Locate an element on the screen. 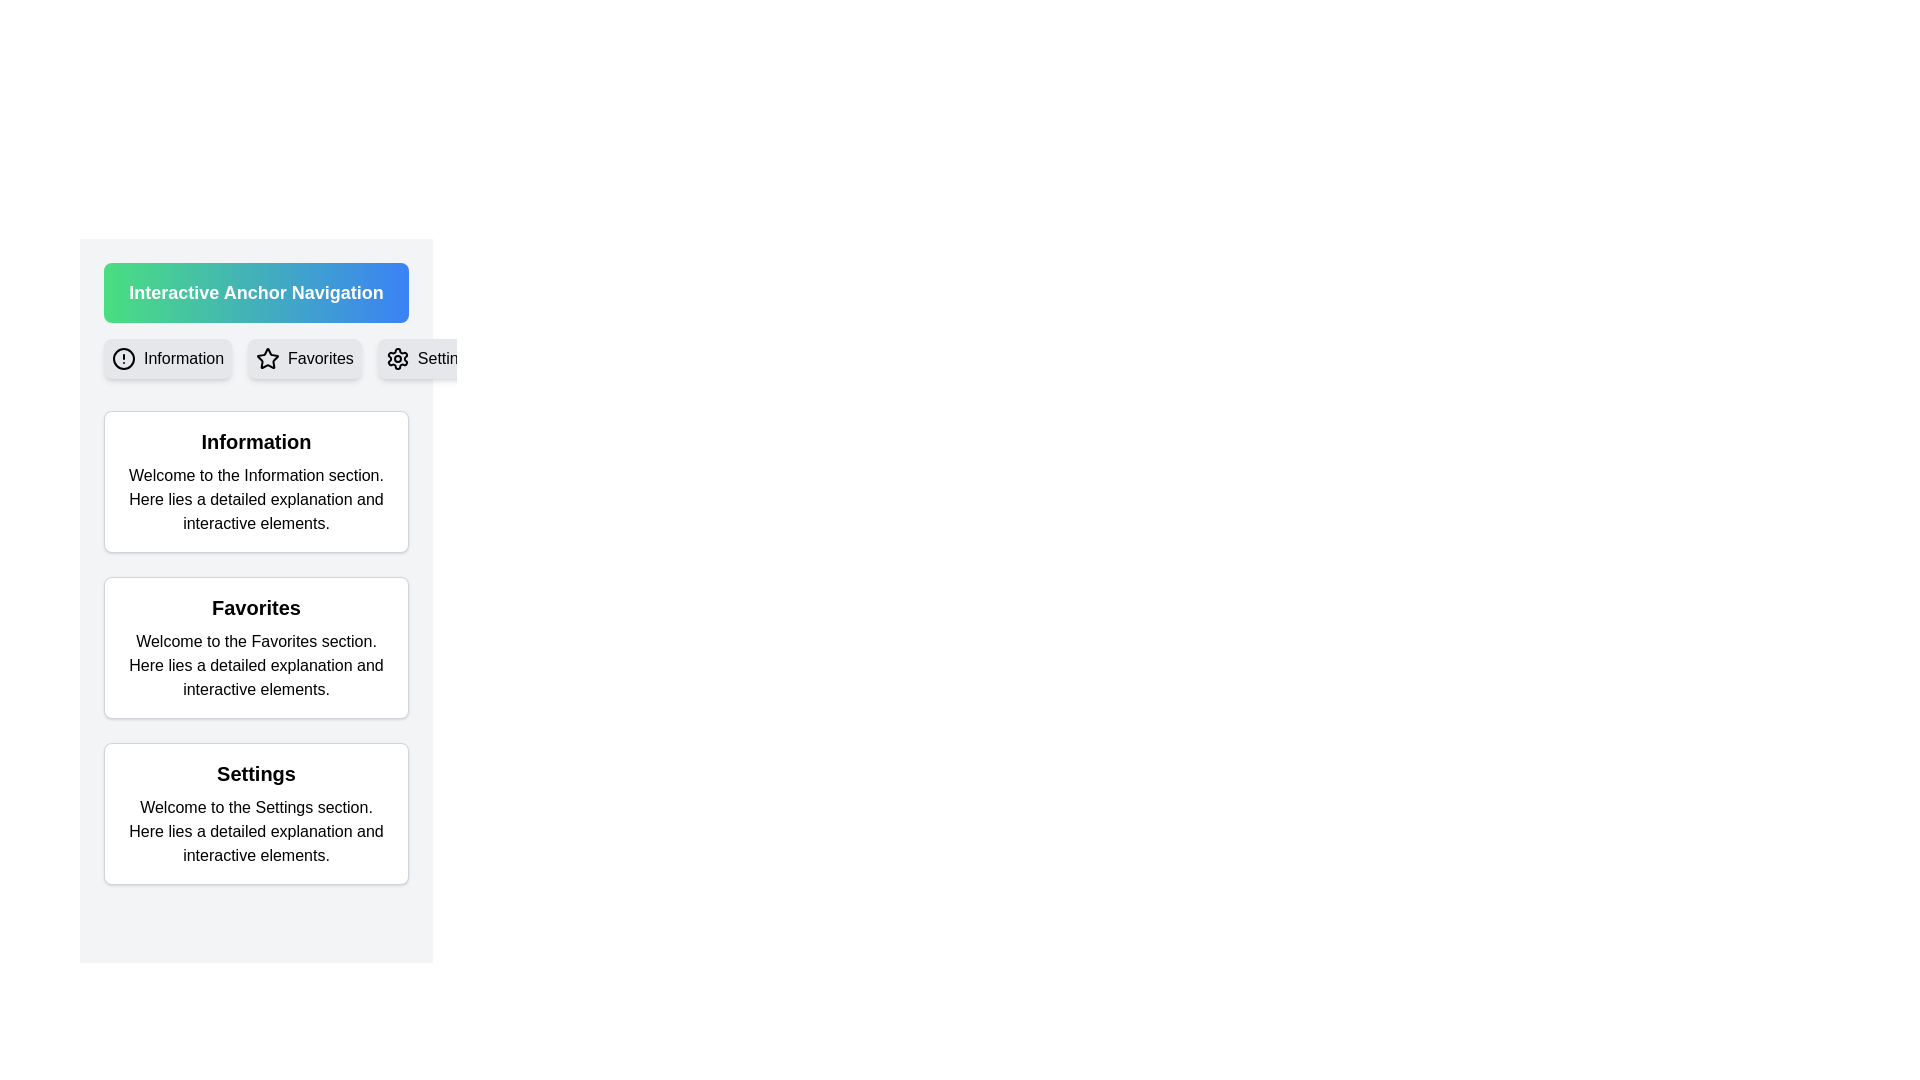 This screenshot has width=1920, height=1080. content displayed in the 'Favorites' section header, which is the second card in a vertical stack of three, located below the 'Information' card and above the 'Settings' card is located at coordinates (255, 648).